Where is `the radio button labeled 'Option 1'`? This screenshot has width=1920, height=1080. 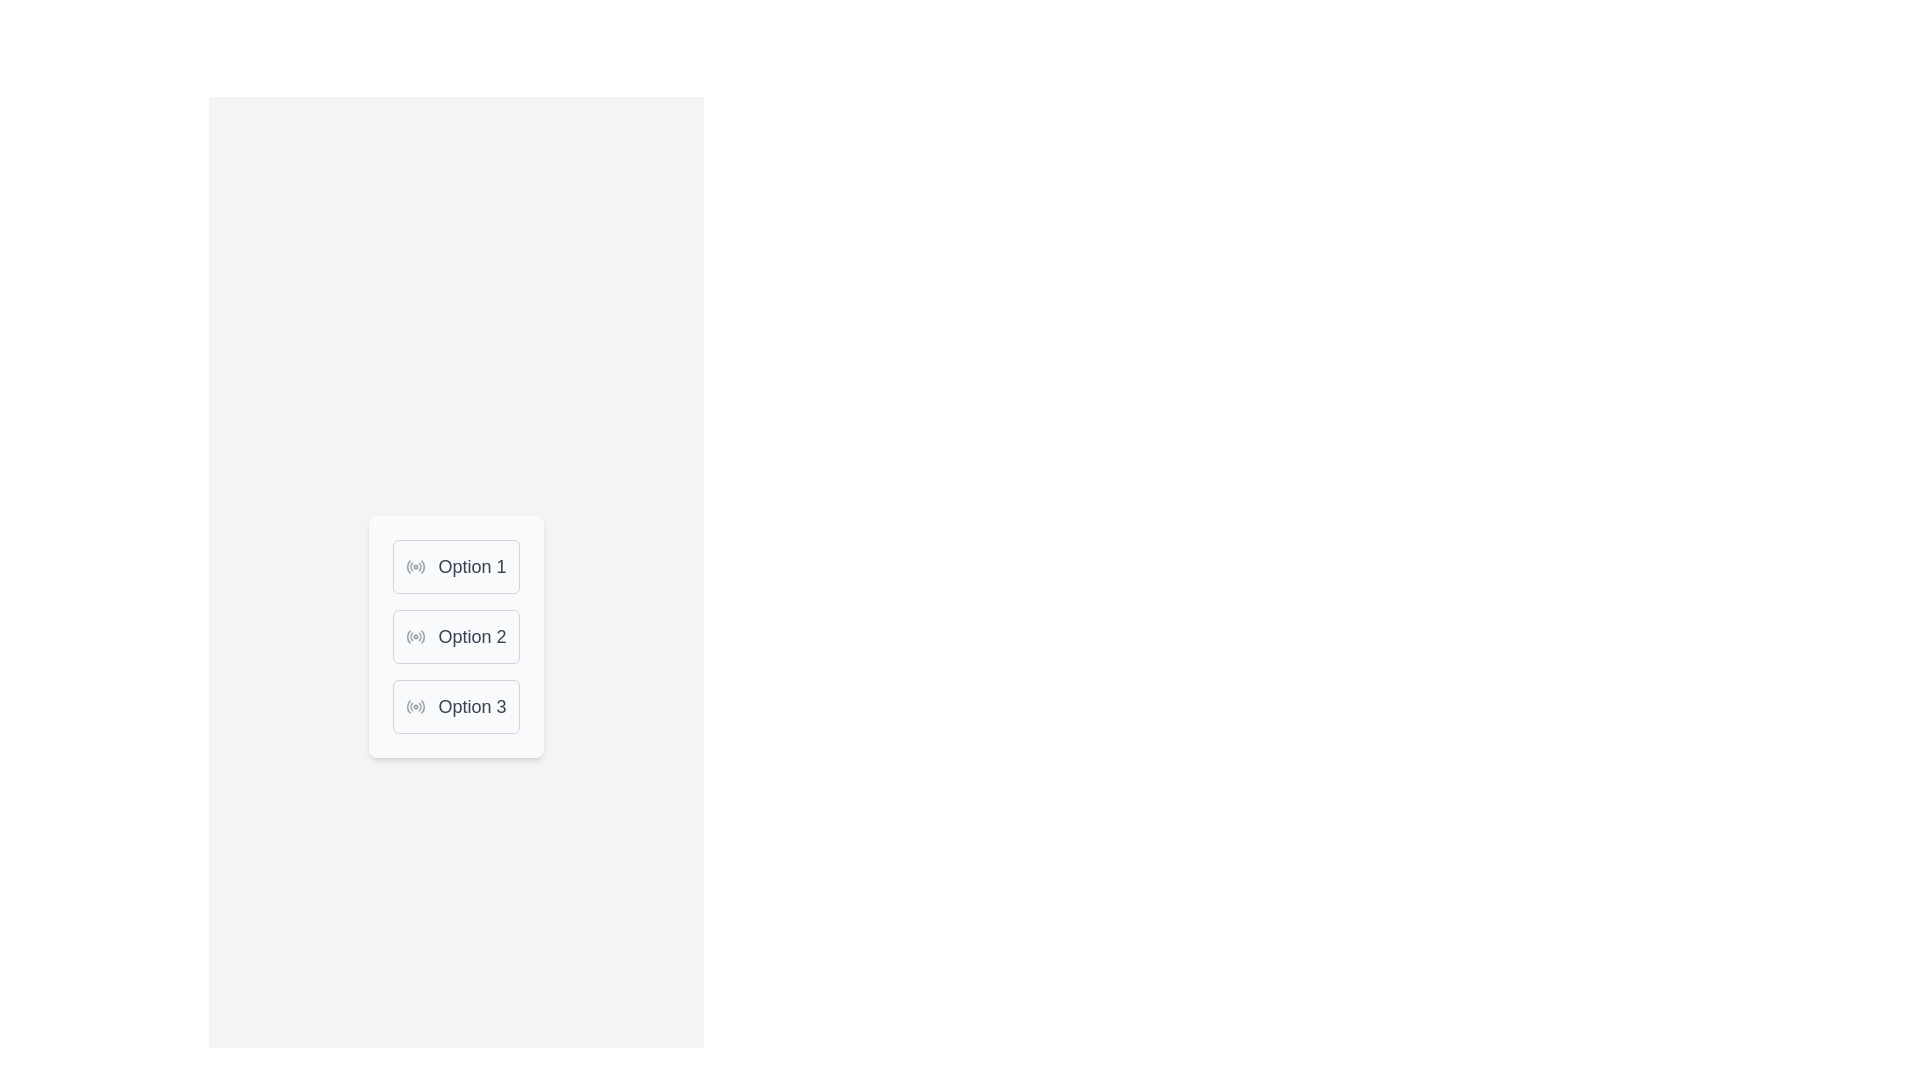
the radio button labeled 'Option 1' is located at coordinates (455, 567).